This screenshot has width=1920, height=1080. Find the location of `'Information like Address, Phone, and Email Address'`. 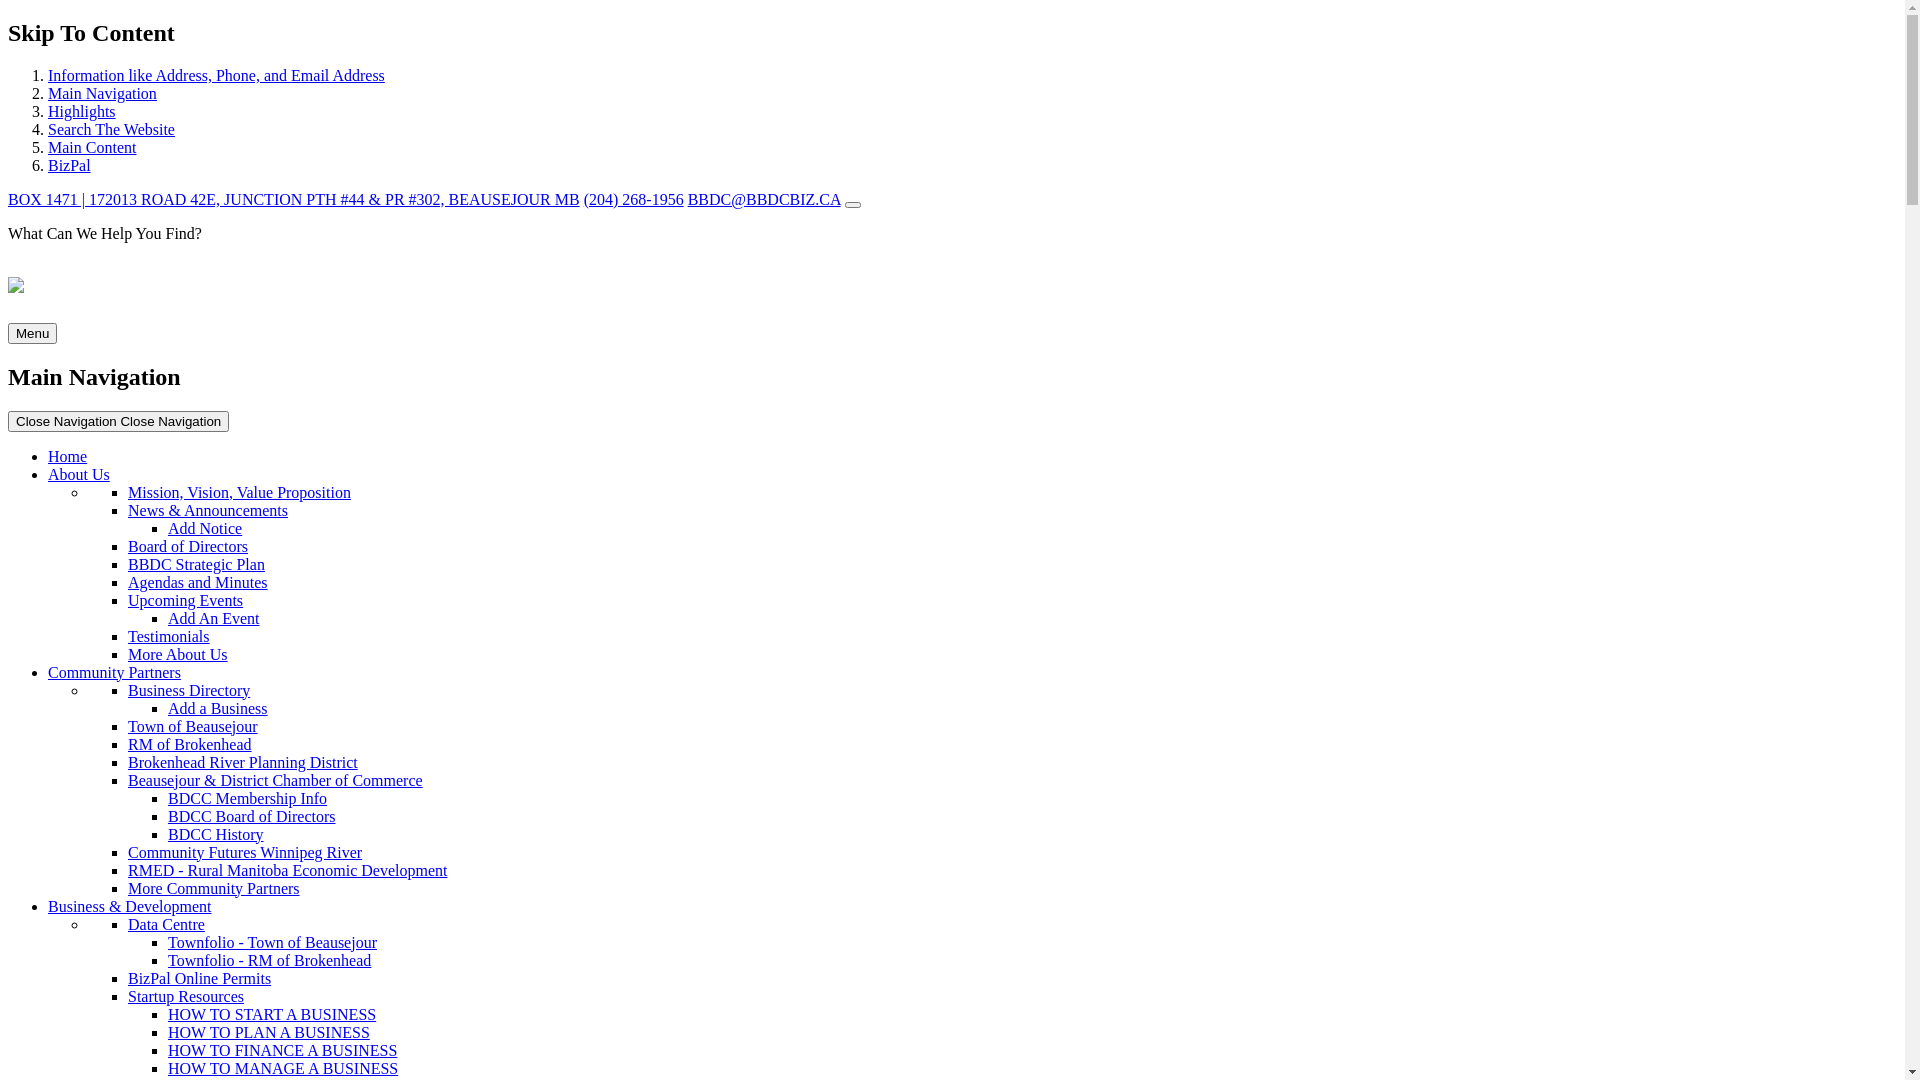

'Information like Address, Phone, and Email Address' is located at coordinates (216, 74).